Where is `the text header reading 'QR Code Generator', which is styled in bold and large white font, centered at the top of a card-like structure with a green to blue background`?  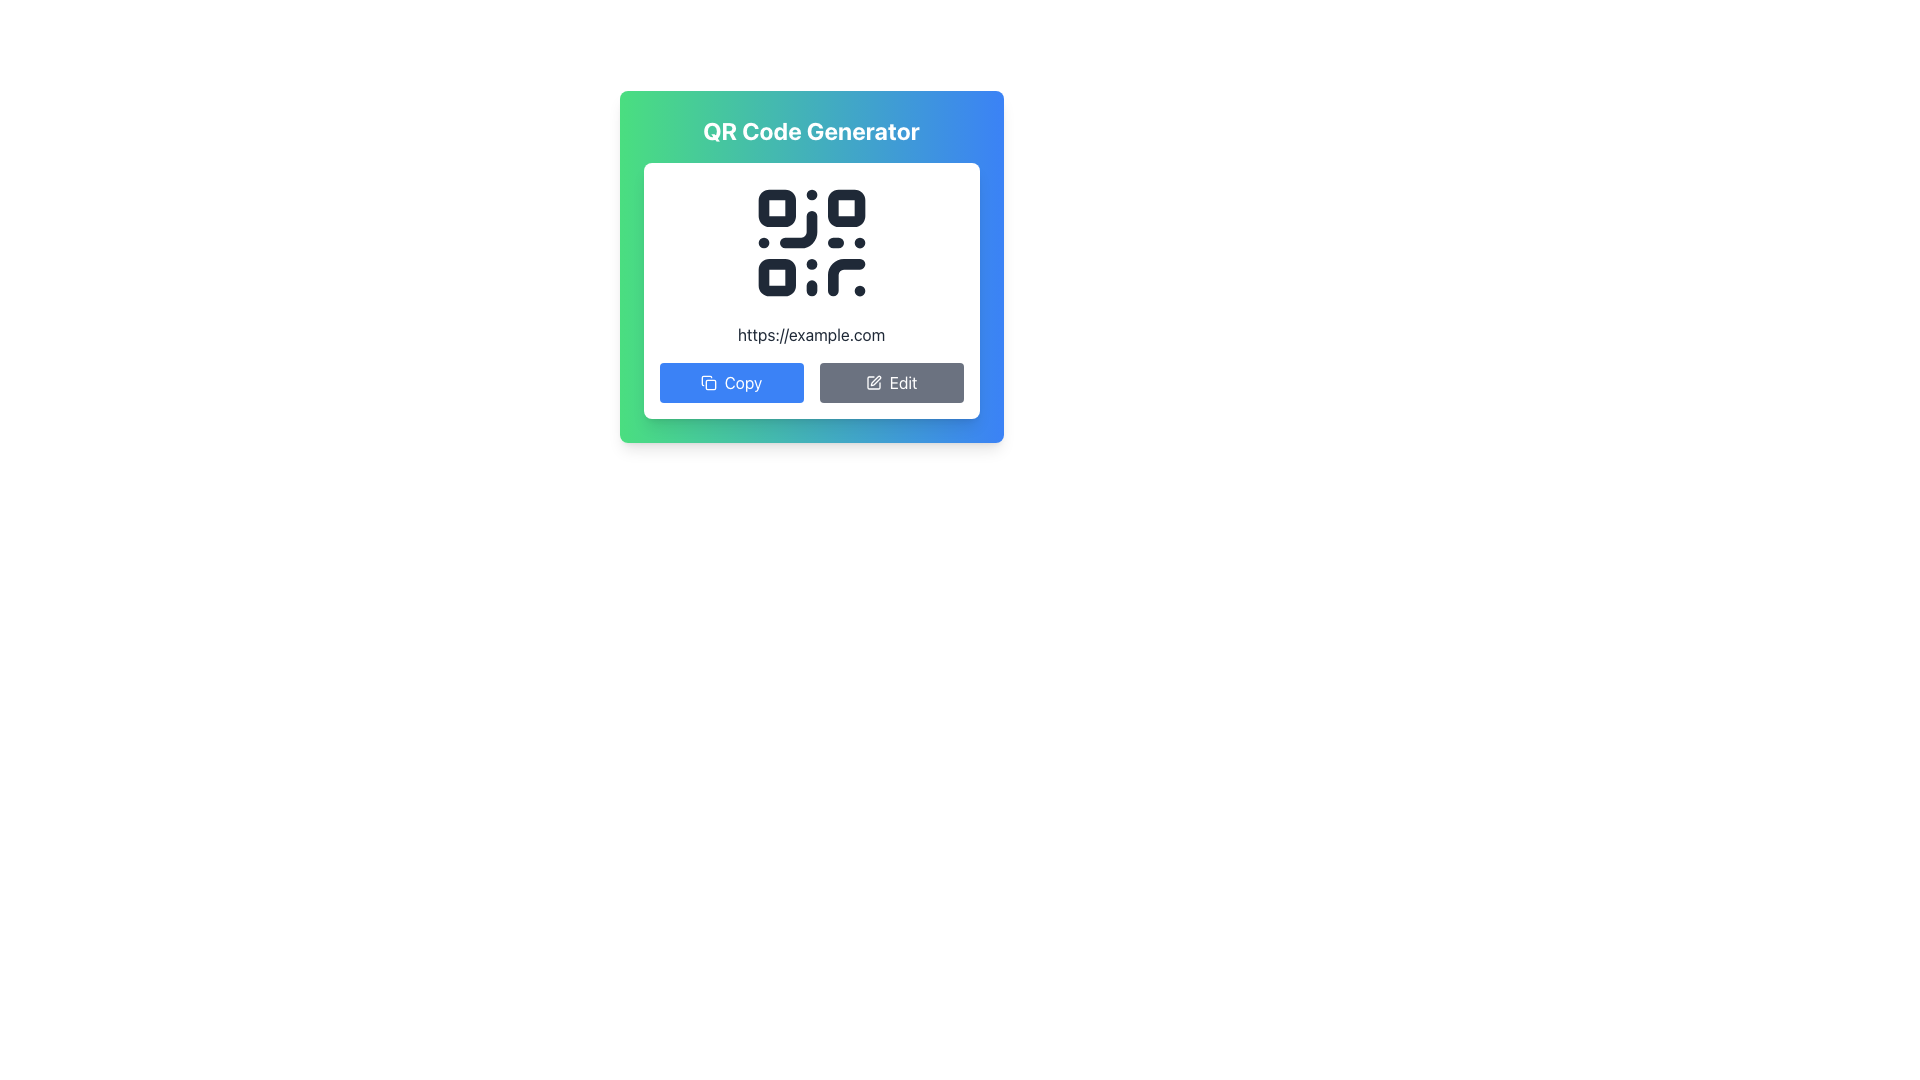 the text header reading 'QR Code Generator', which is styled in bold and large white font, centered at the top of a card-like structure with a green to blue background is located at coordinates (811, 131).